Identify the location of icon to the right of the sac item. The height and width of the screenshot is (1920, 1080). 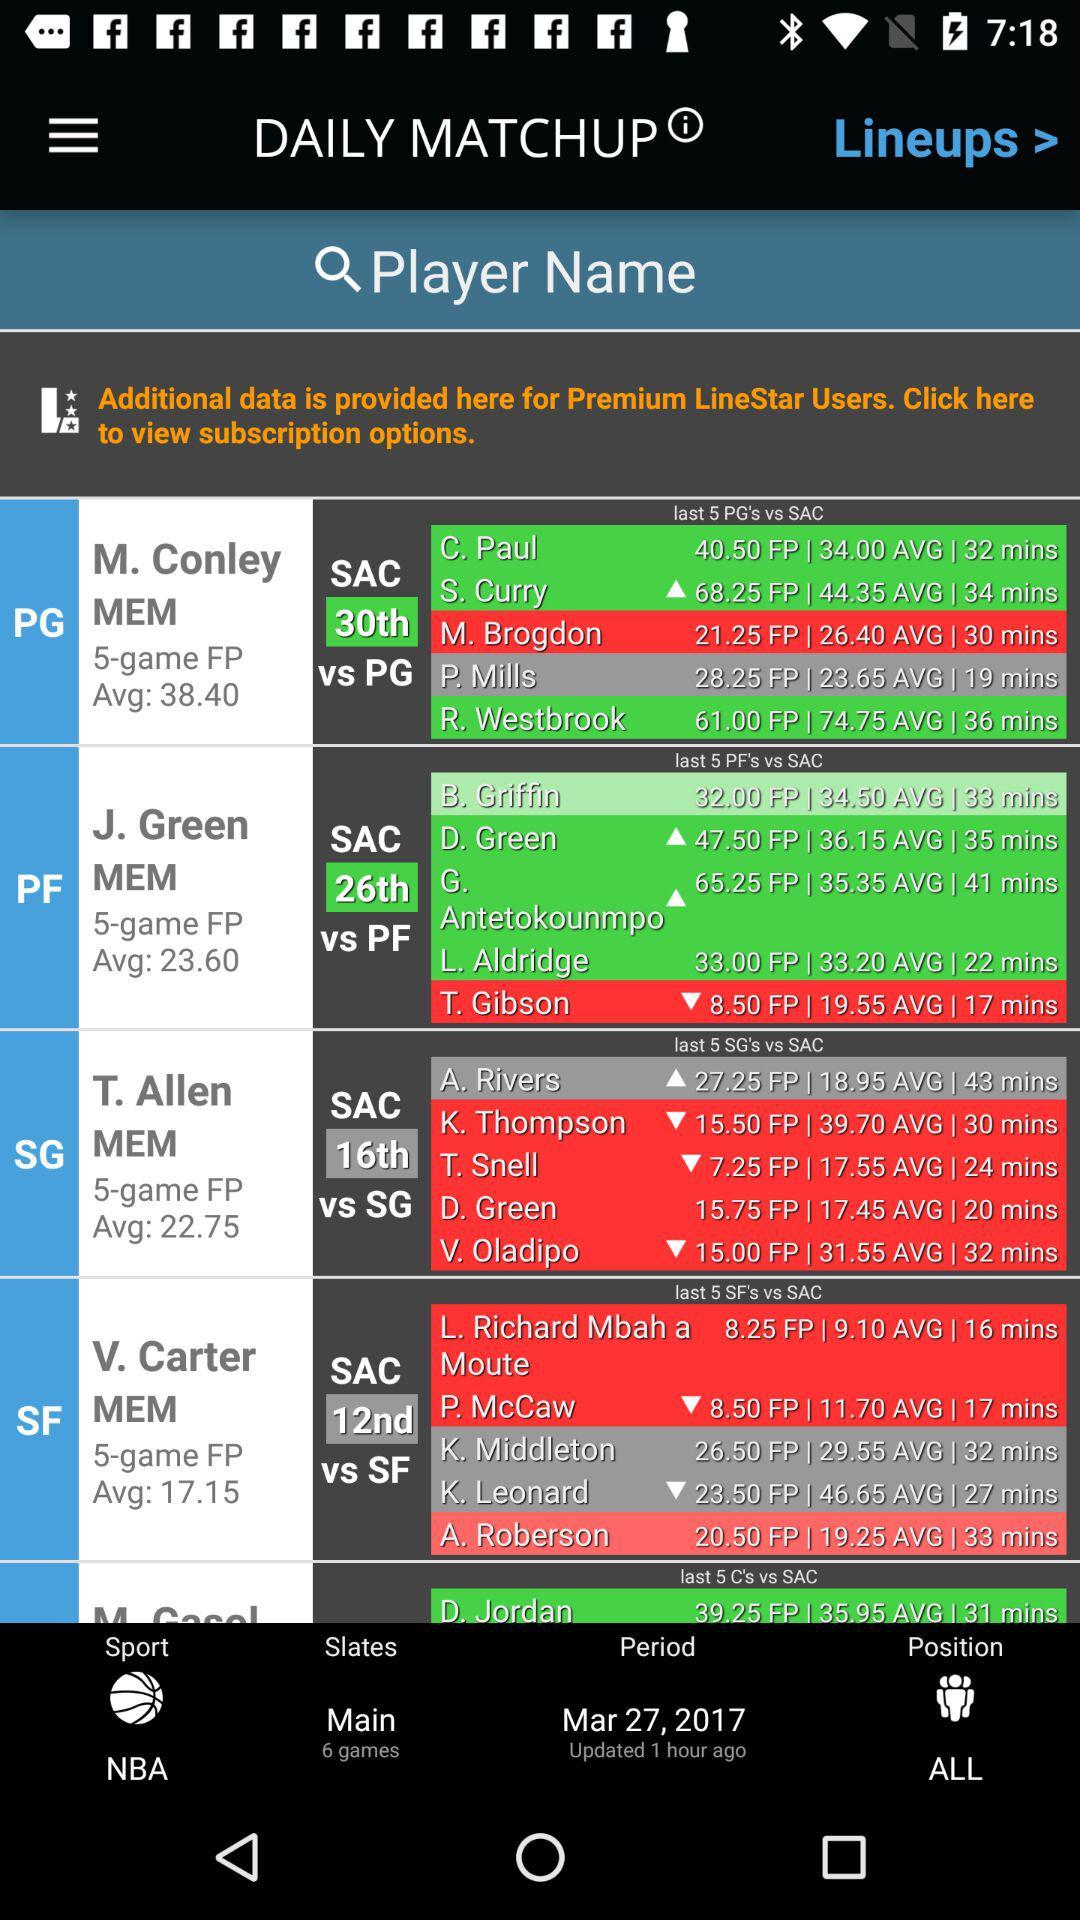
(552, 792).